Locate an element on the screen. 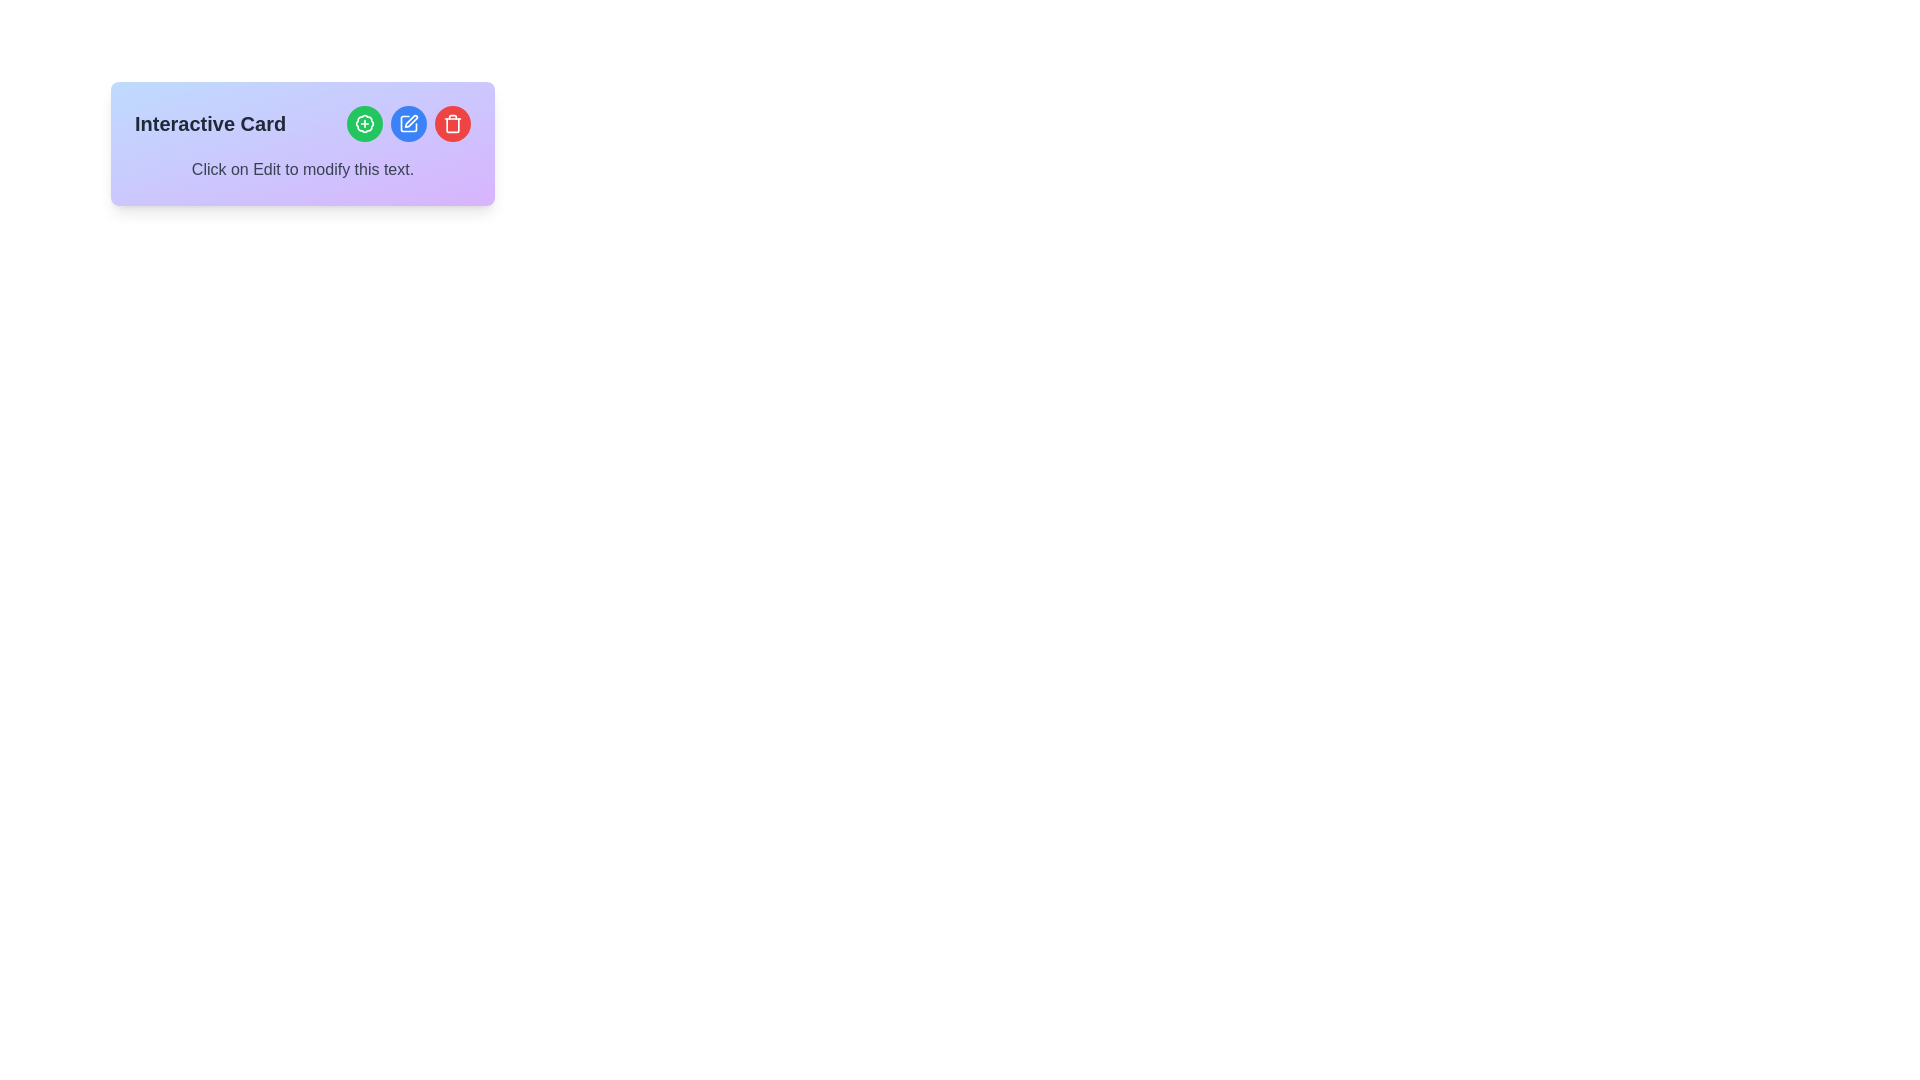  the green circular button with an interlocking circles icon, the first button from the left in a horizontal row of three buttons at the top-right corner of the card interface is located at coordinates (364, 123).